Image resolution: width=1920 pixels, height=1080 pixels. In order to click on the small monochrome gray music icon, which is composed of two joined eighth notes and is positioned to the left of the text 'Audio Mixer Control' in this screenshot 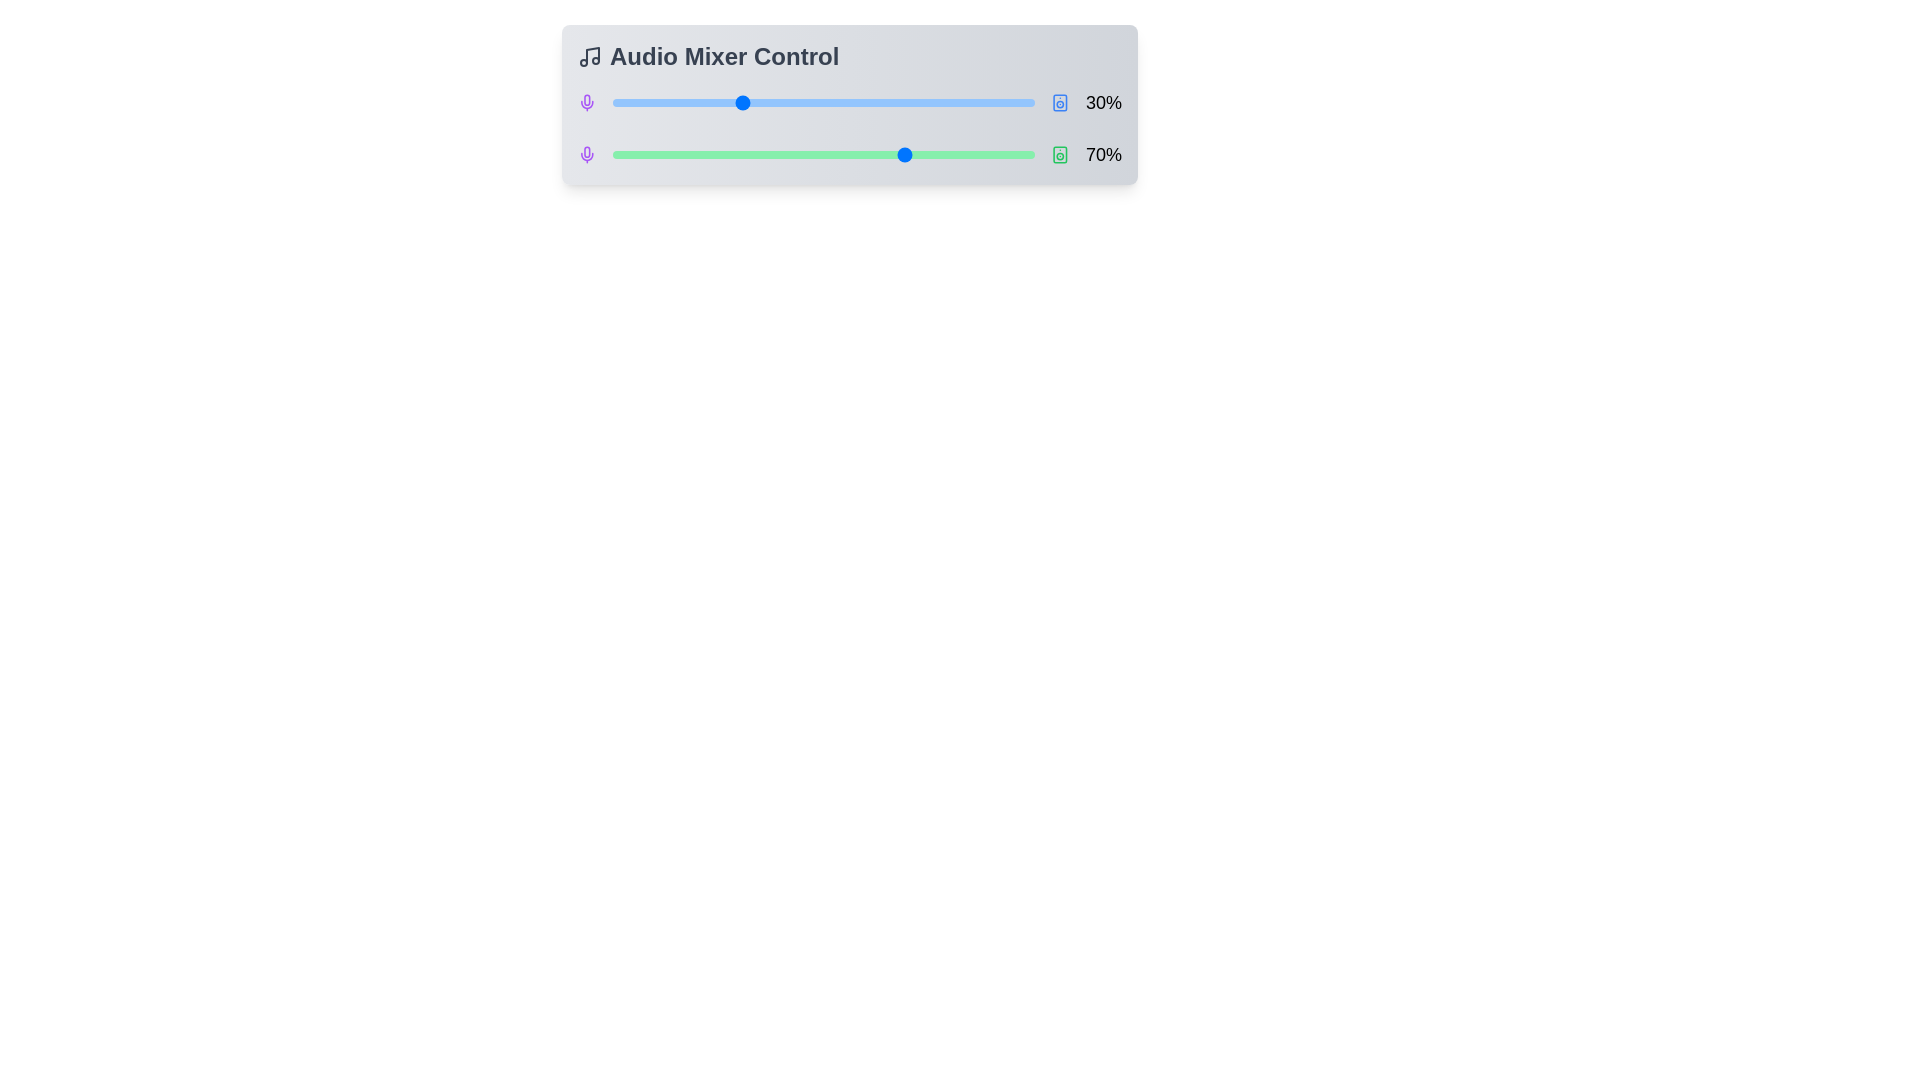, I will do `click(589, 56)`.